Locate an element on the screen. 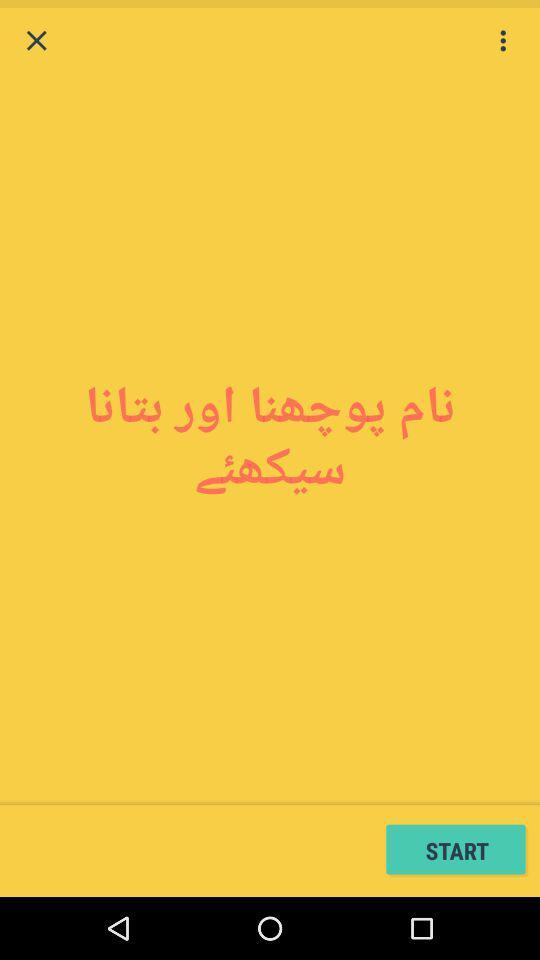 The image size is (540, 960). the more icon is located at coordinates (502, 42).